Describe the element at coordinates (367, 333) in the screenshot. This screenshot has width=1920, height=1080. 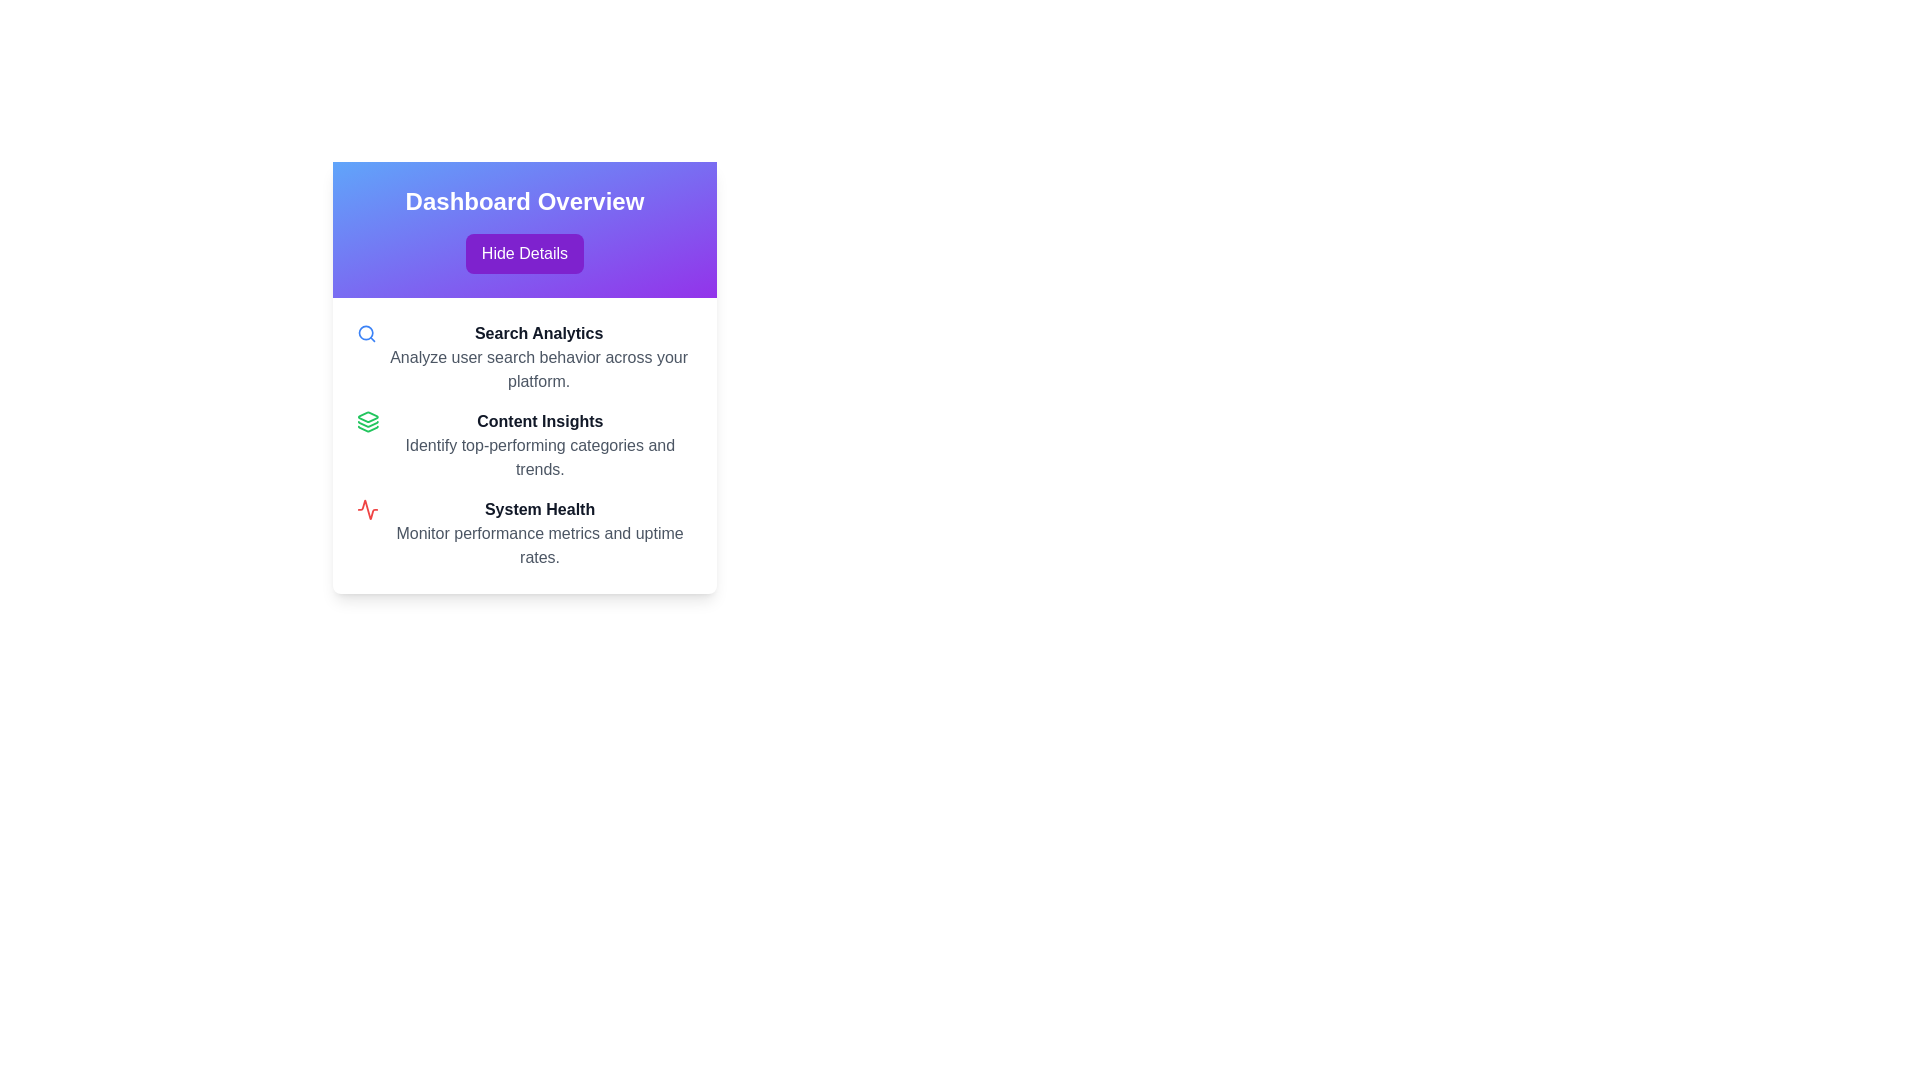
I see `the 'Search Analytics' icon located in the dashboard overview, which is the first icon among the listed features` at that location.